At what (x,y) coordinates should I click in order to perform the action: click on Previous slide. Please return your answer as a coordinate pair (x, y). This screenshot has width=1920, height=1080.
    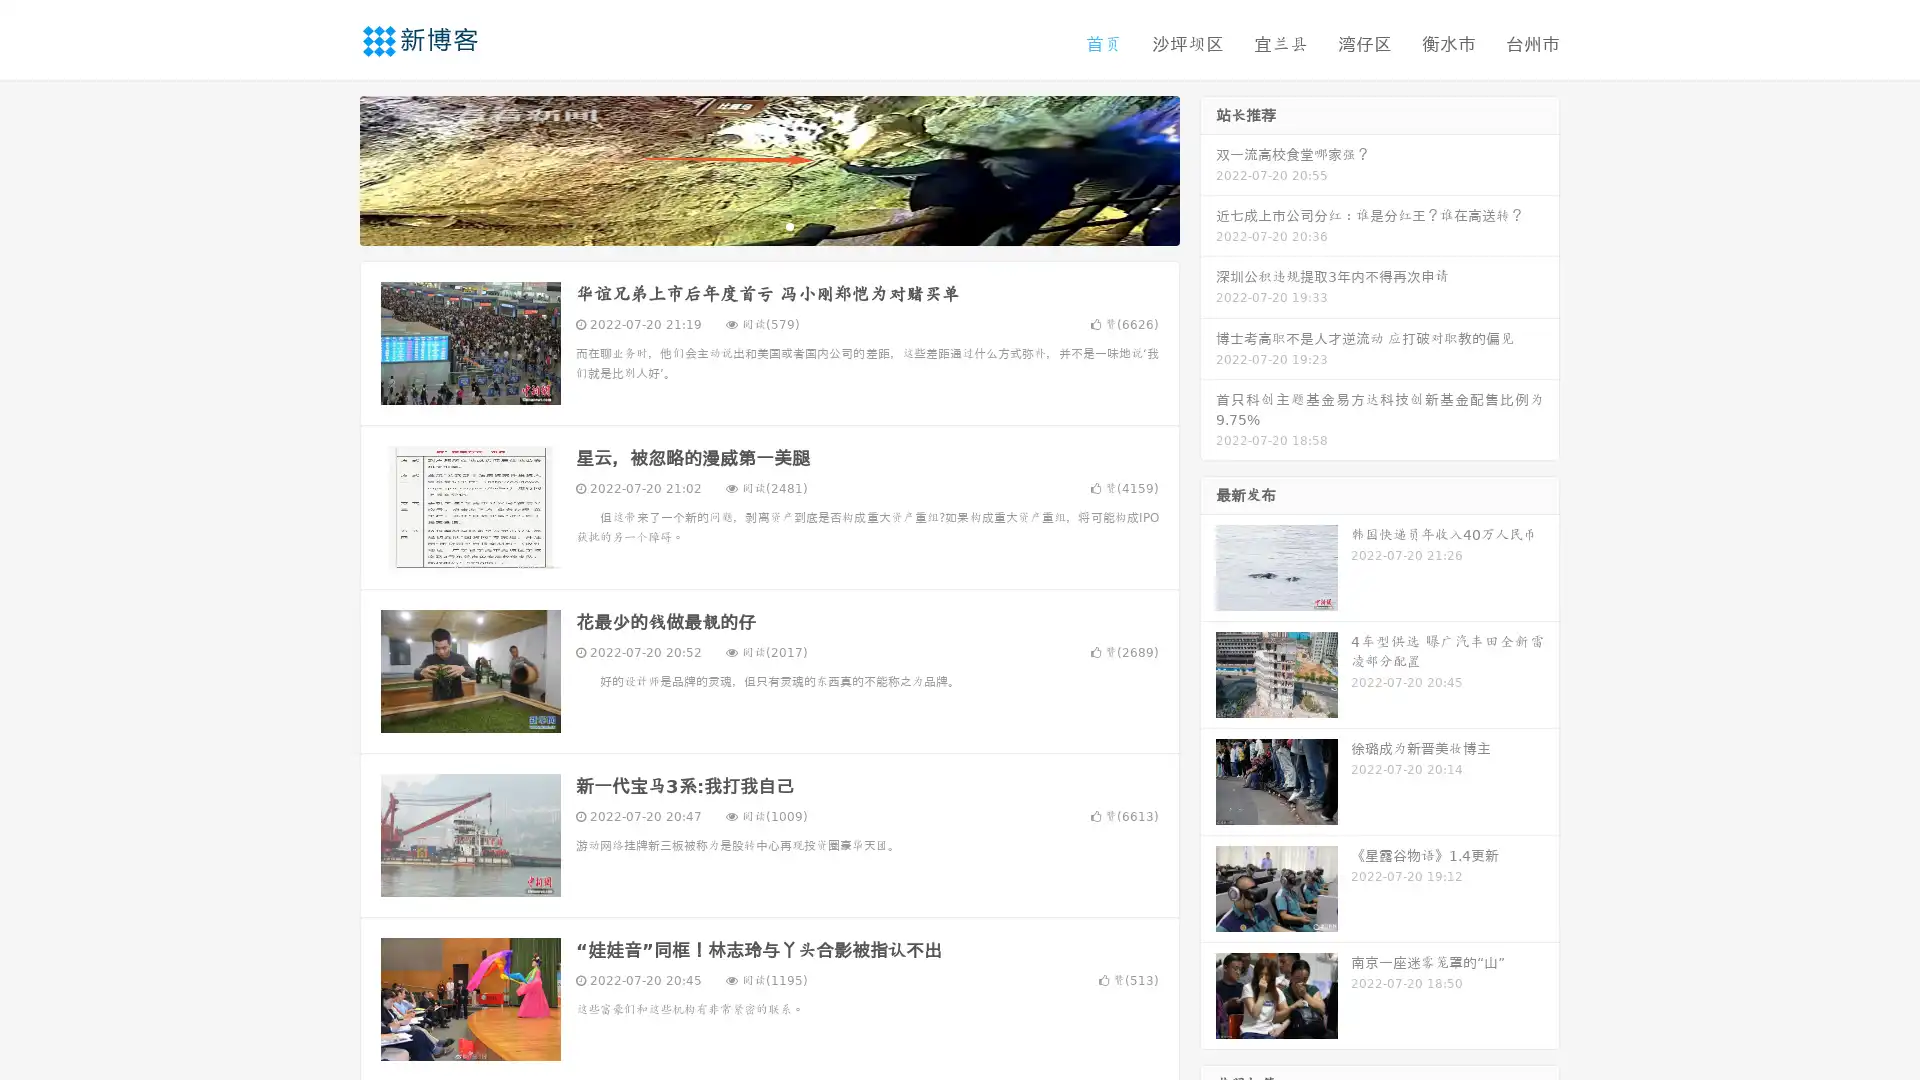
    Looking at the image, I should click on (330, 168).